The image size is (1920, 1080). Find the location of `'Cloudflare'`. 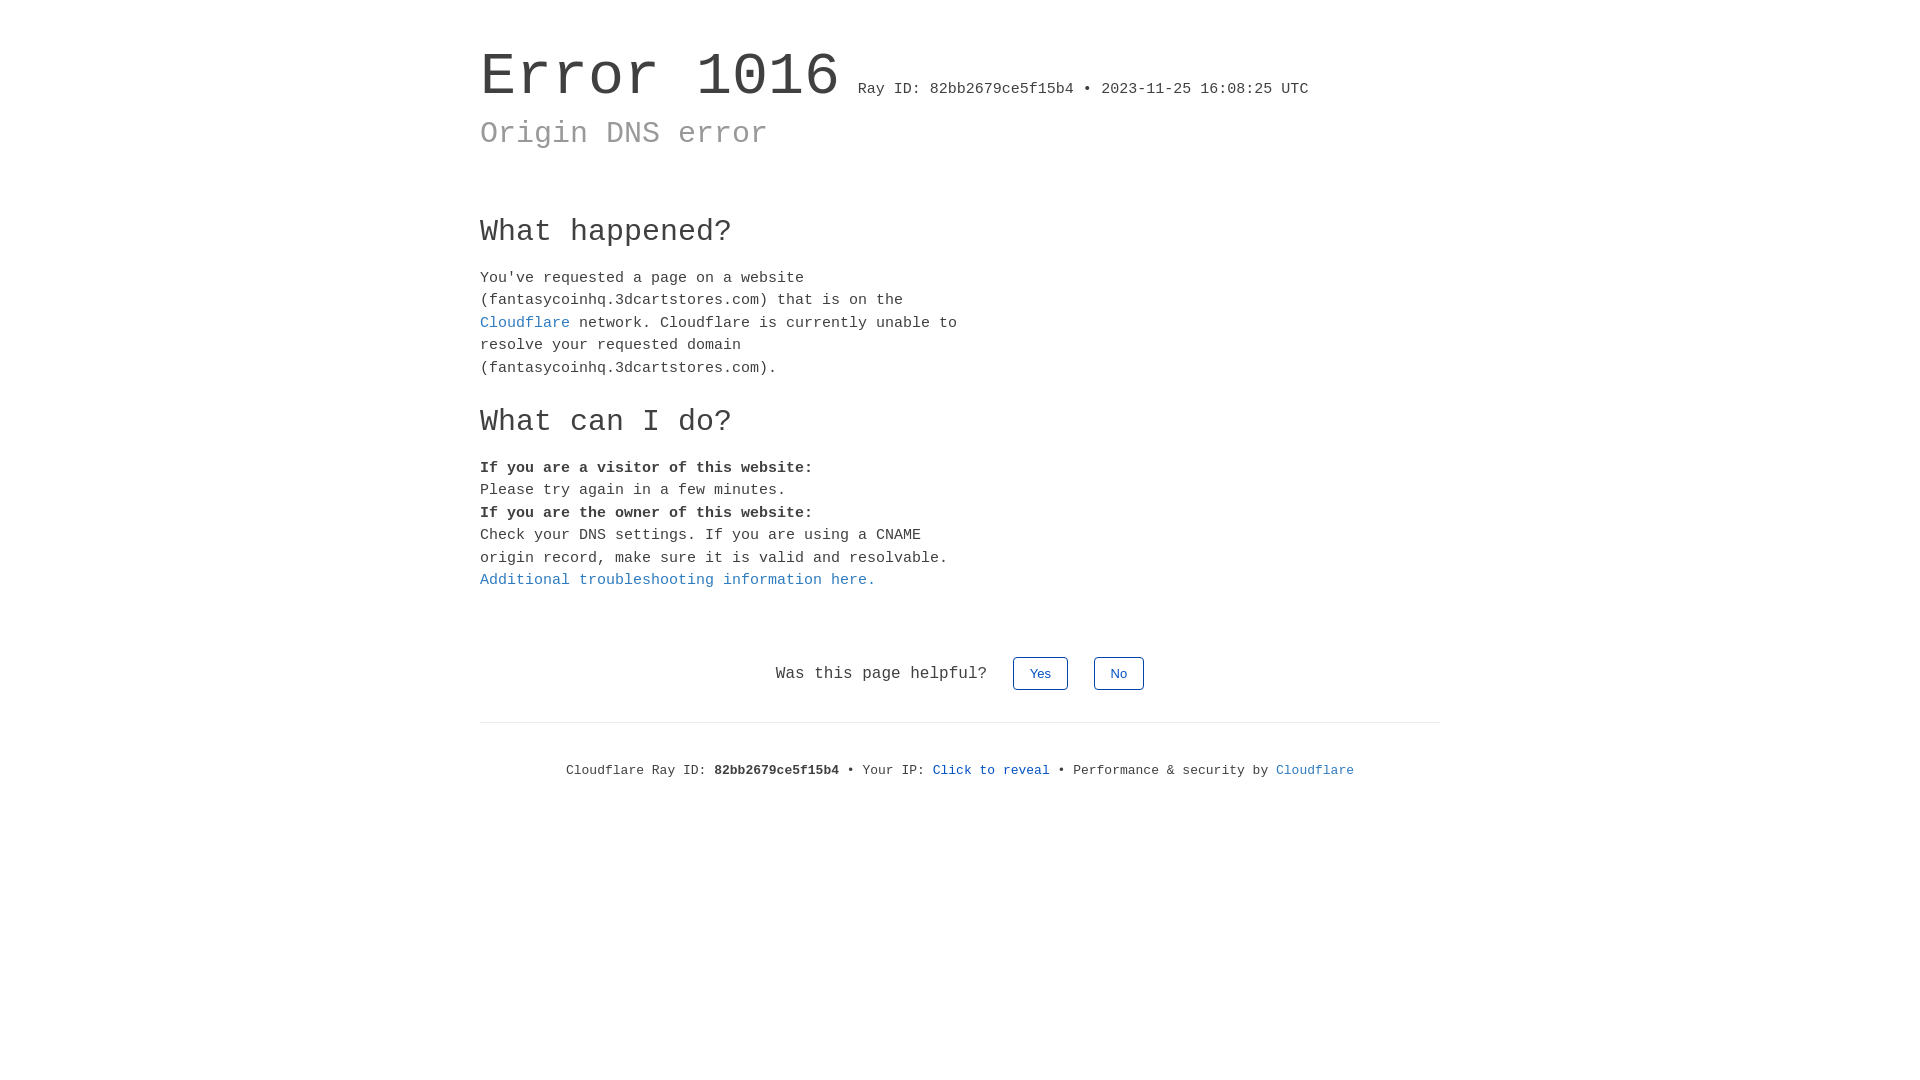

'Cloudflare' is located at coordinates (1315, 768).